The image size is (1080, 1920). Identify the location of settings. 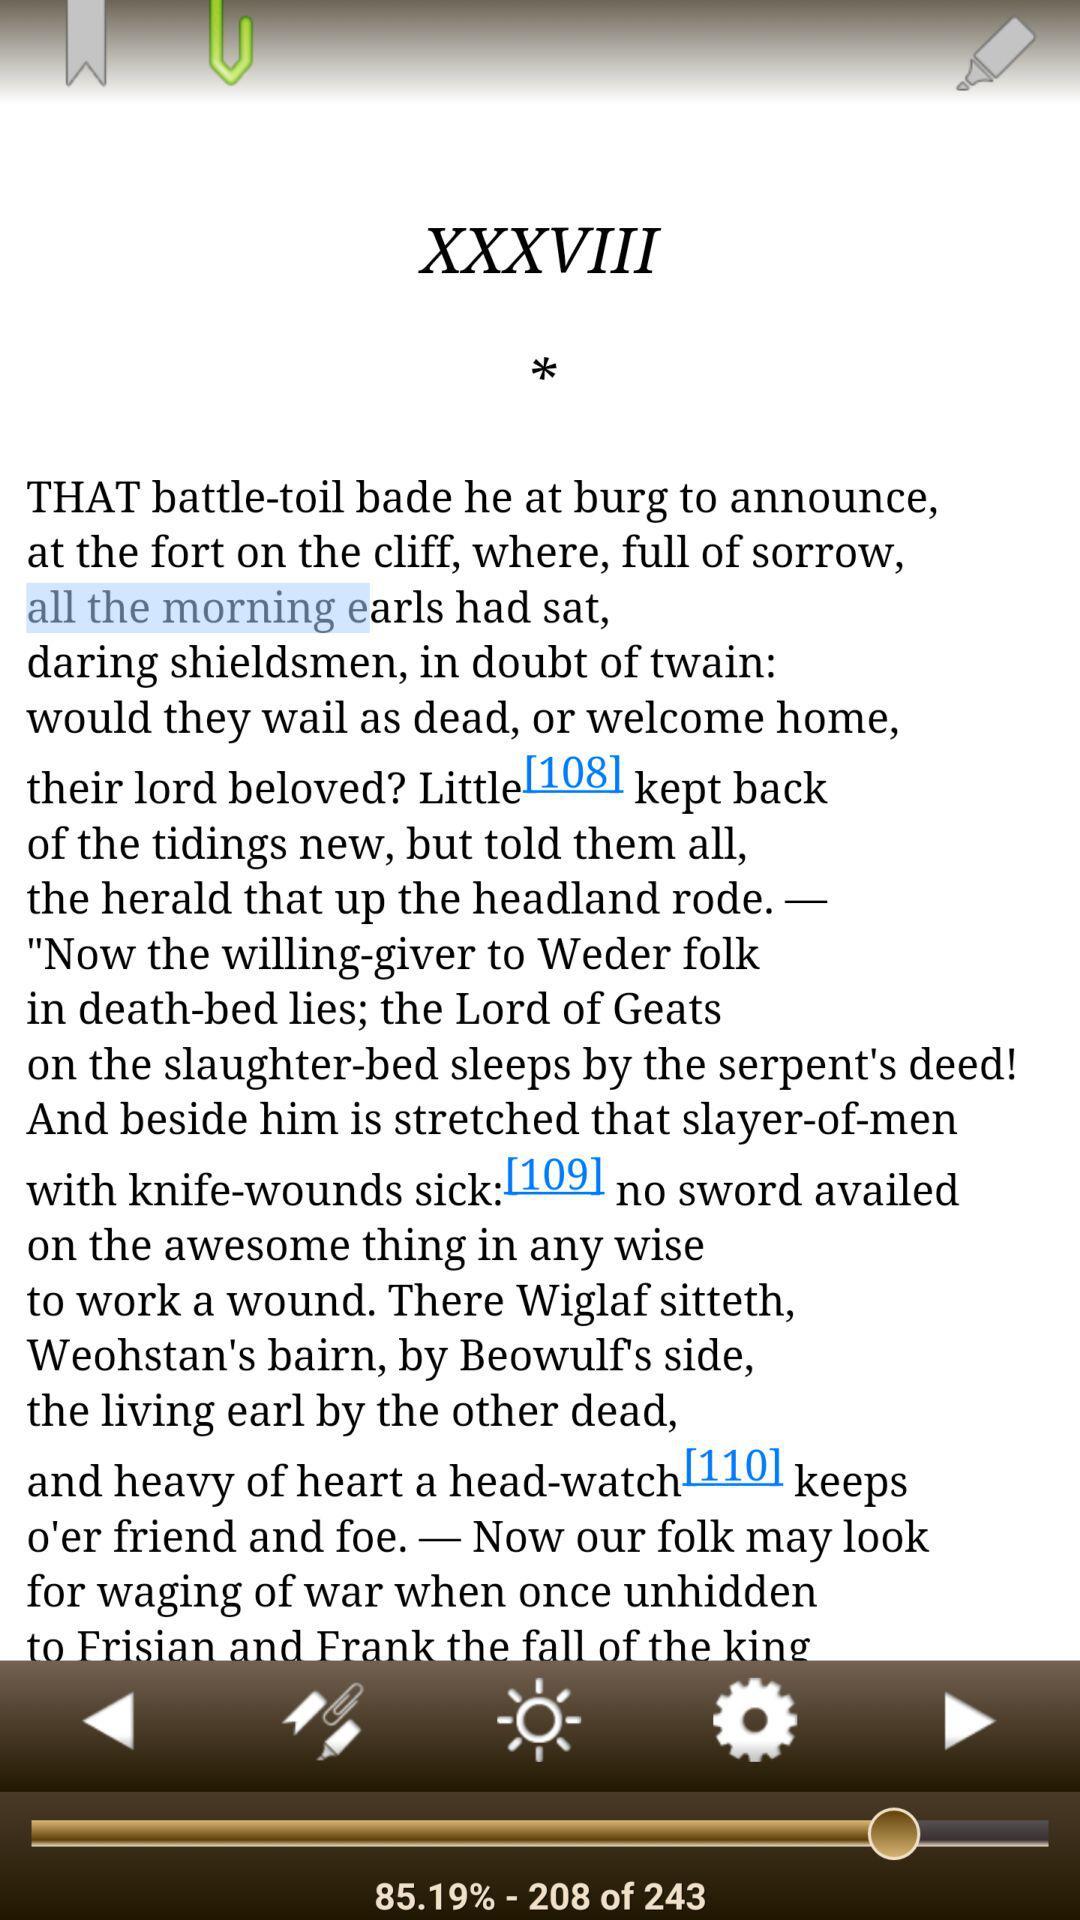
(756, 1725).